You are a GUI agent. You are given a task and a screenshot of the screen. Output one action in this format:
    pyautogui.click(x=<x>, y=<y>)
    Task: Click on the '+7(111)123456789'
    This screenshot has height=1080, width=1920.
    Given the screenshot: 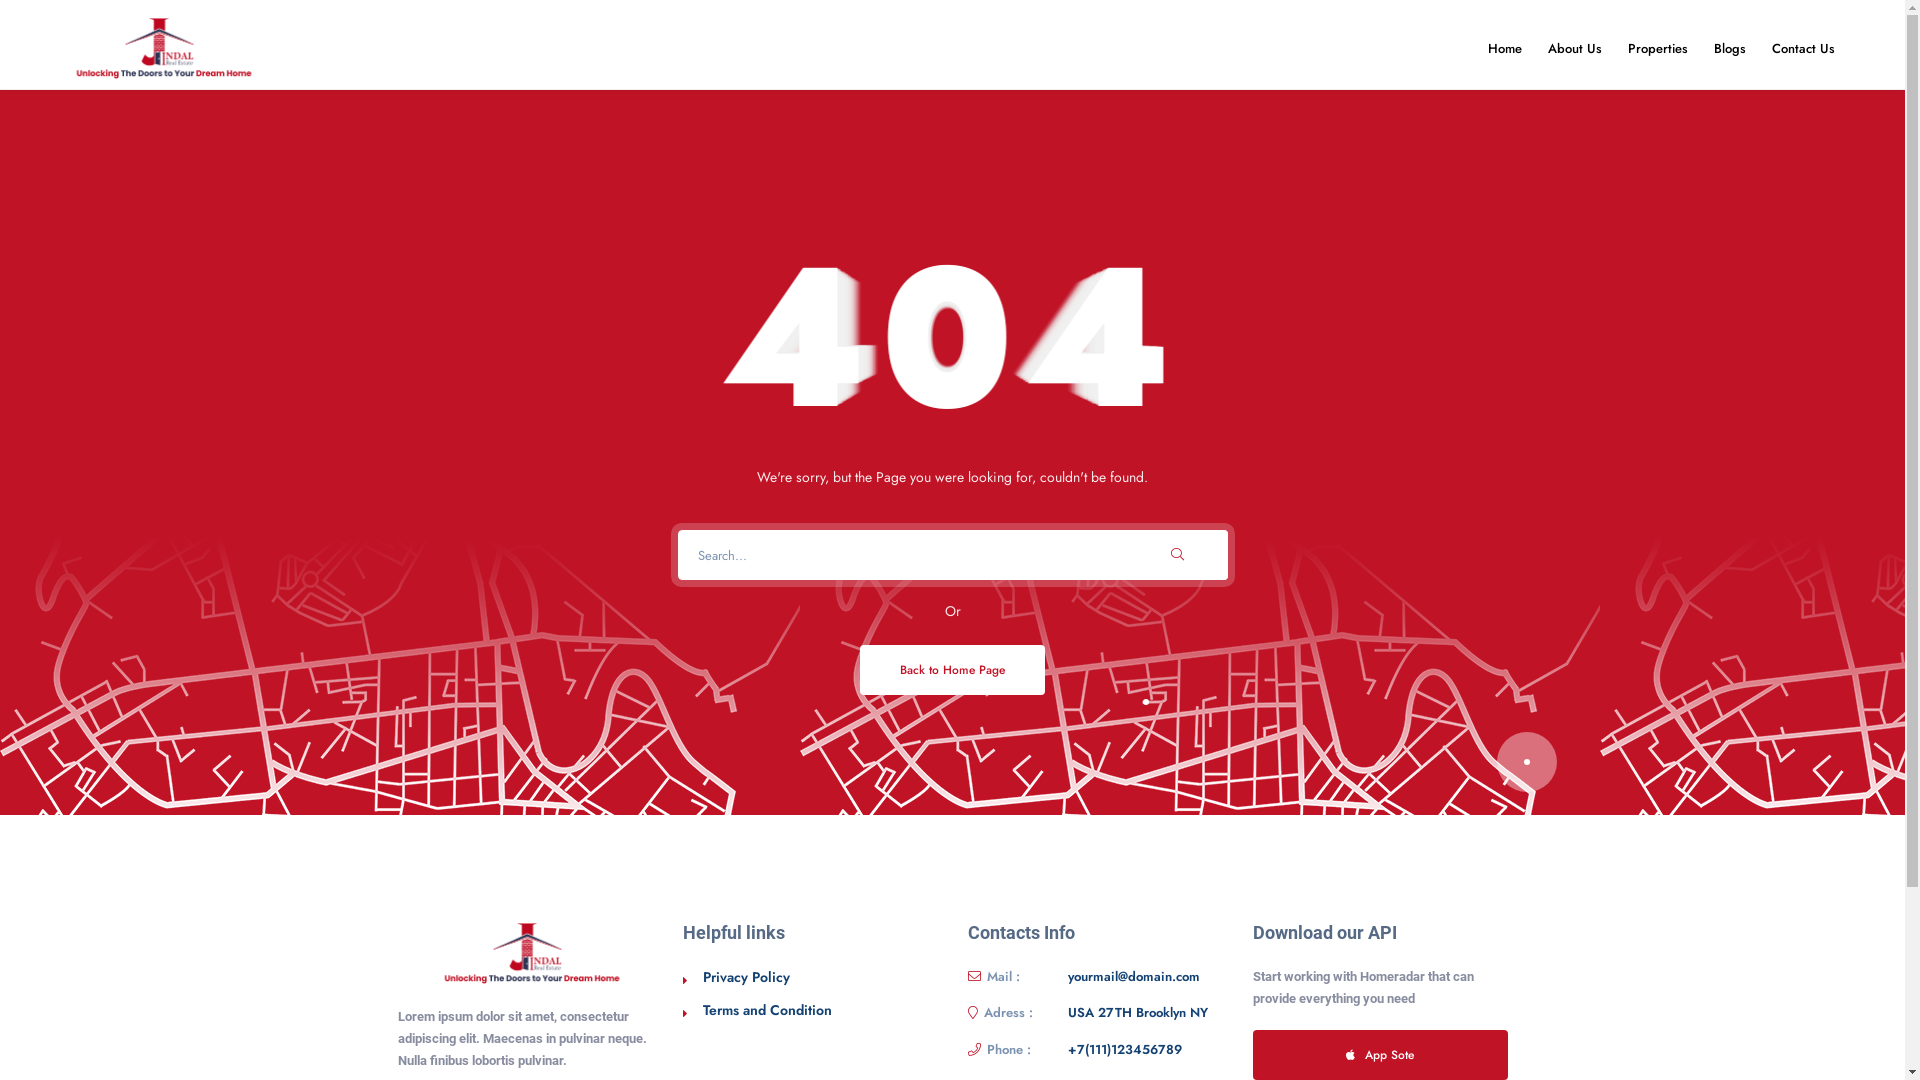 What is the action you would take?
    pyautogui.click(x=1124, y=1048)
    